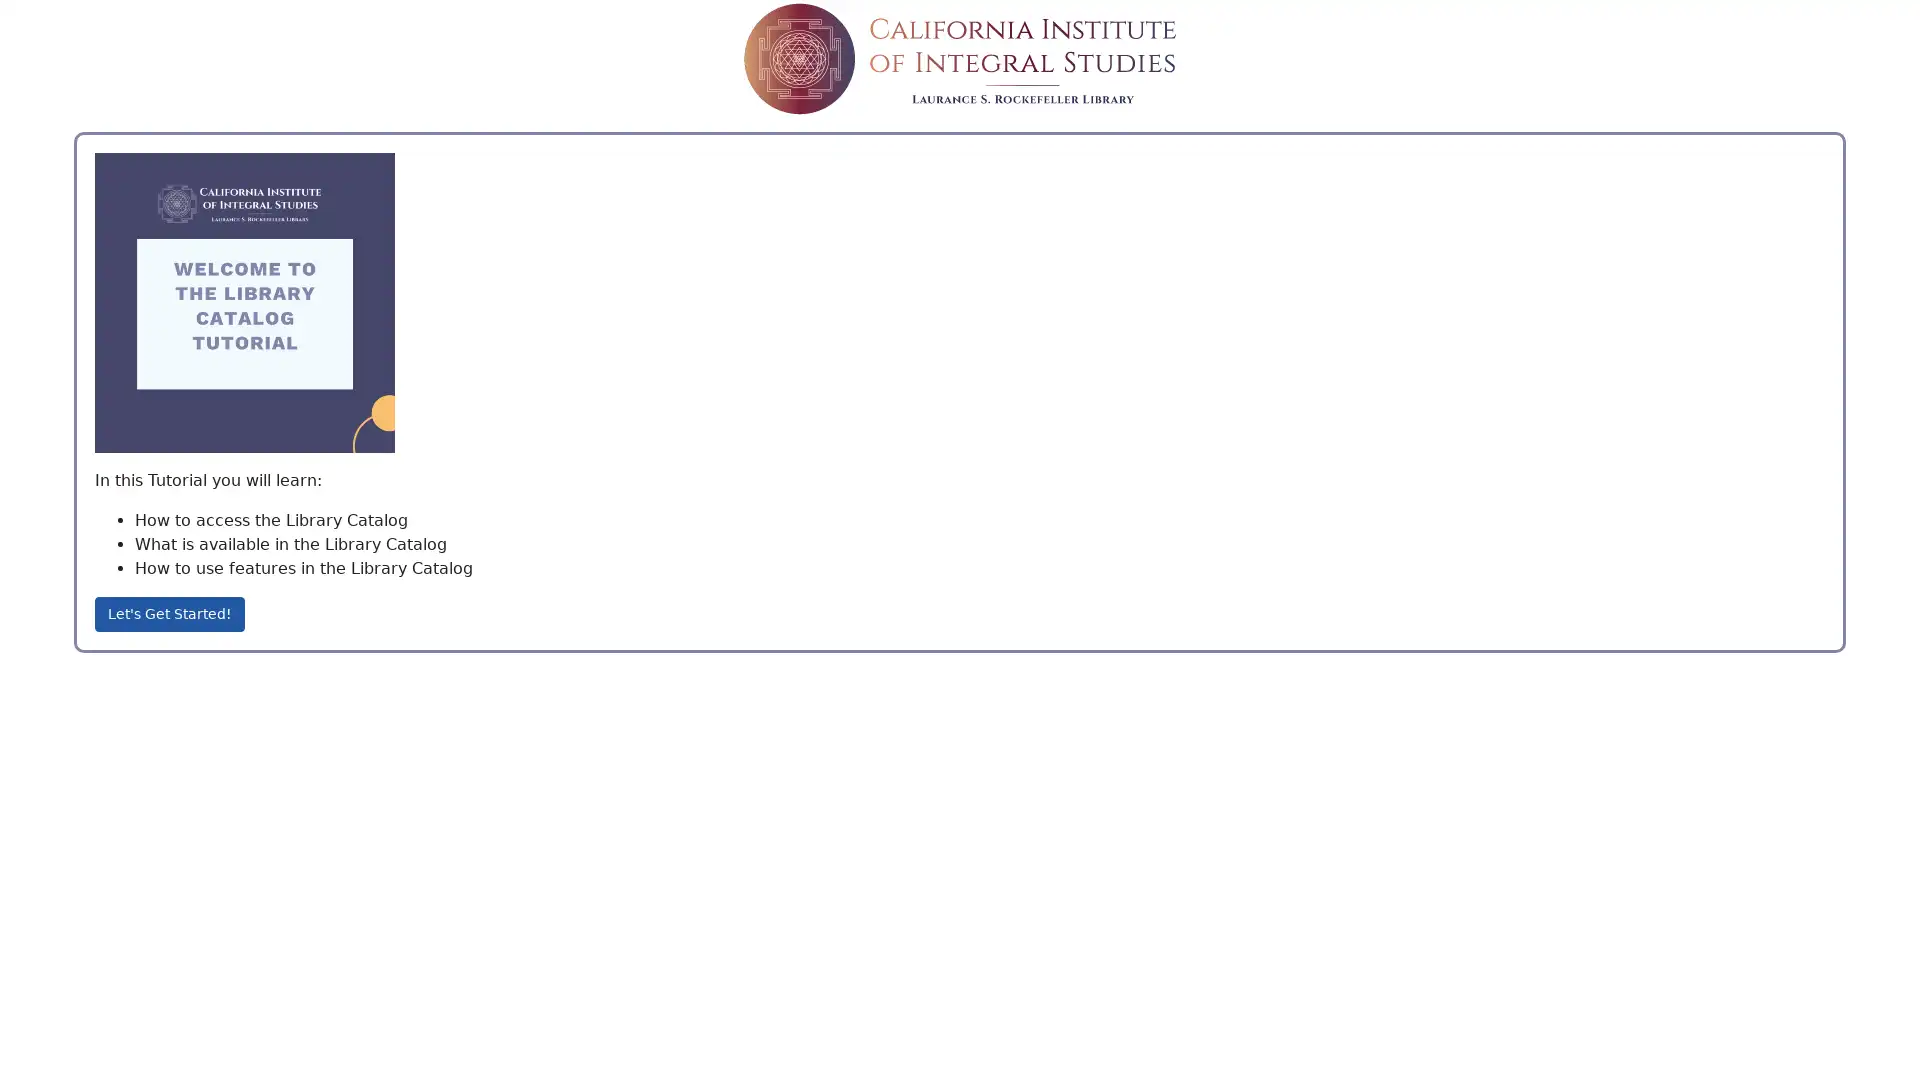 Image resolution: width=1920 pixels, height=1080 pixels. Describe the element at coordinates (168, 612) in the screenshot. I see `Let's Get Started!` at that location.